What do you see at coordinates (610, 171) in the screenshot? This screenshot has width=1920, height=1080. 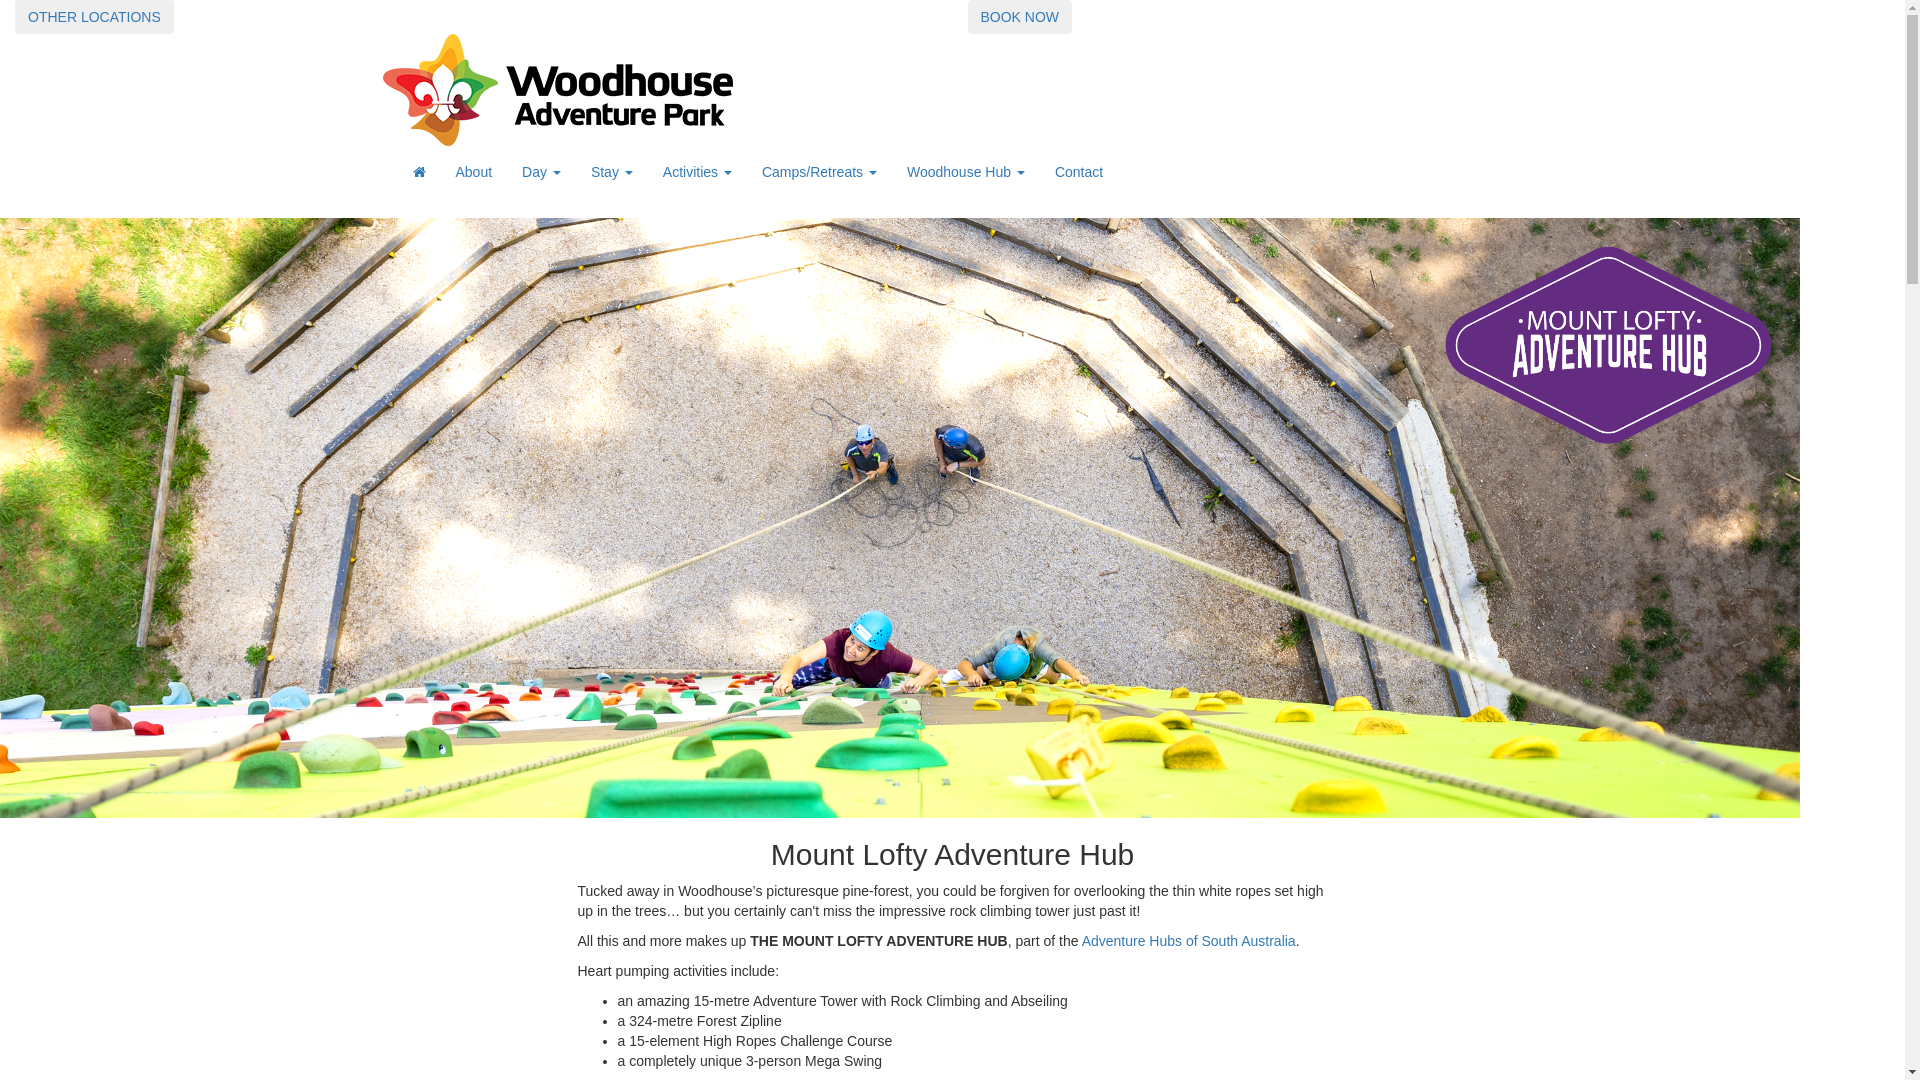 I see `'Stay'` at bounding box center [610, 171].